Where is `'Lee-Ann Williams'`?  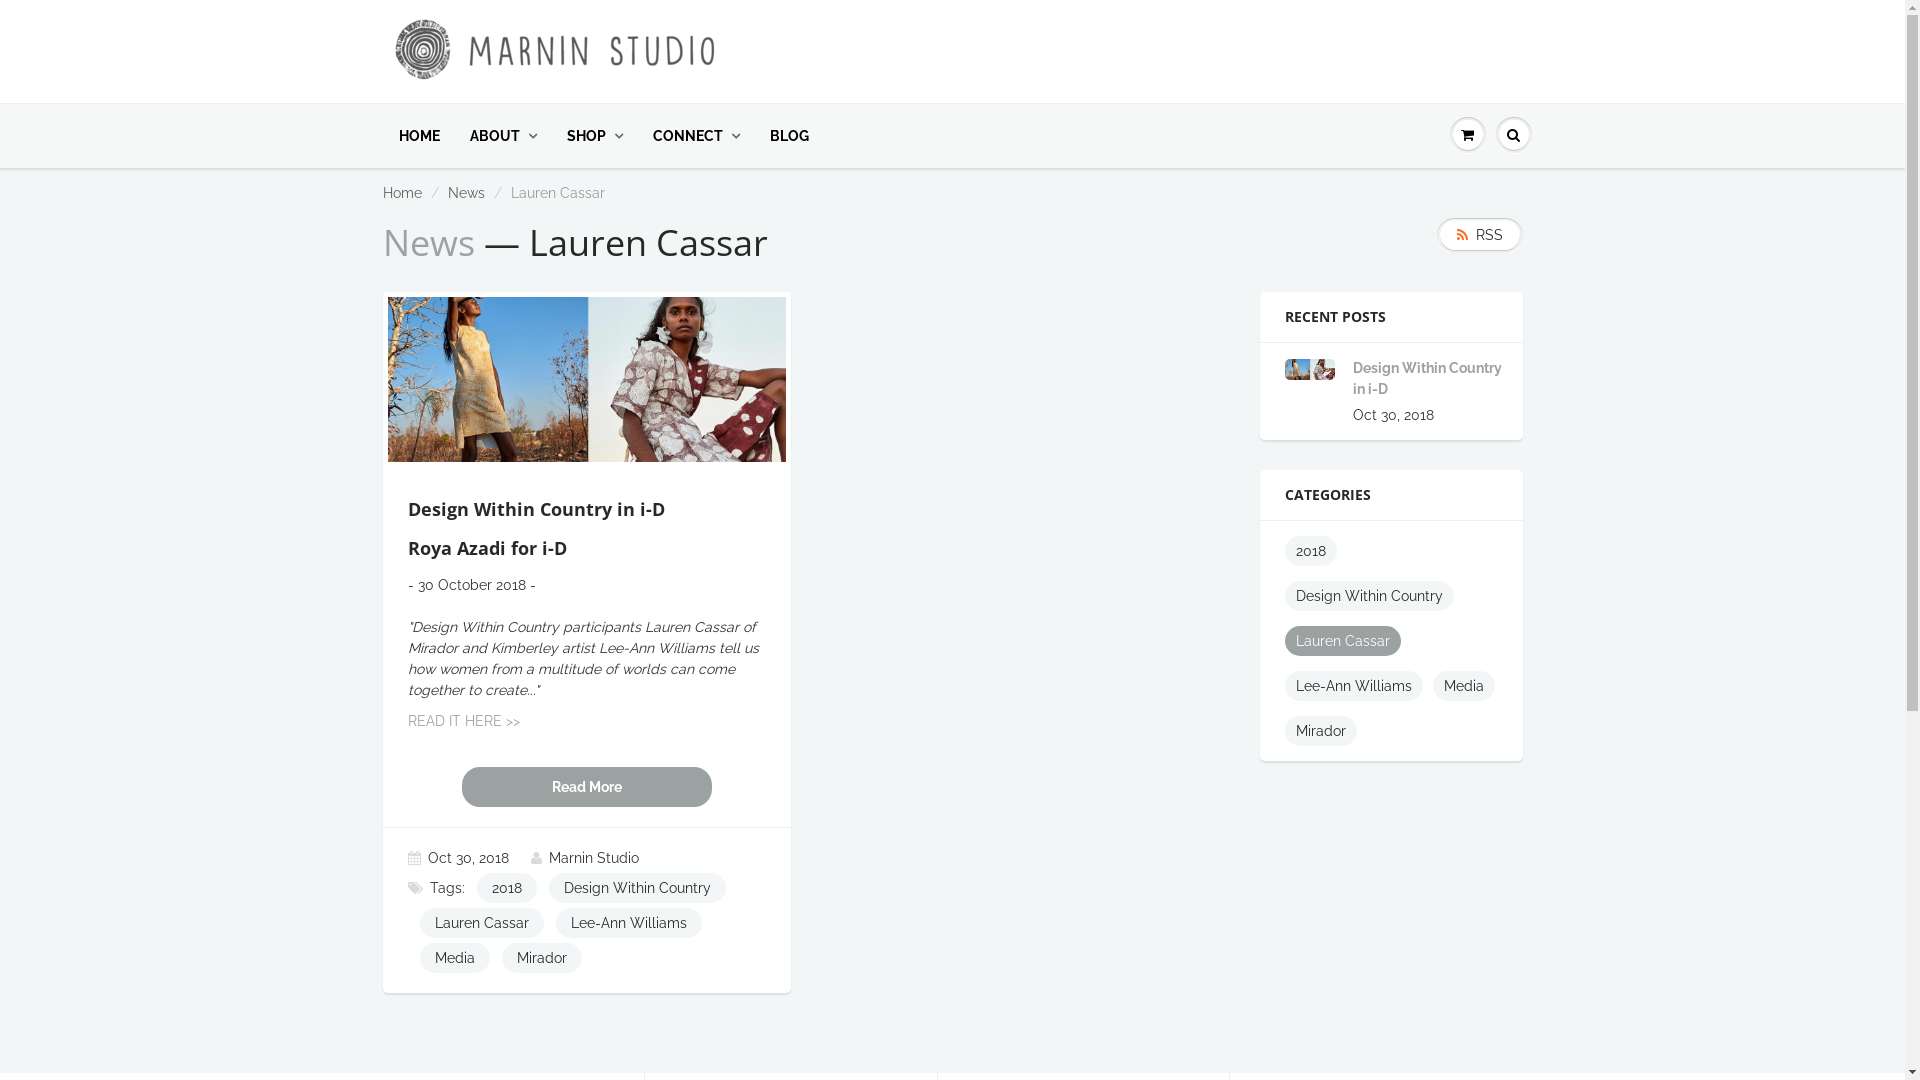
'Lee-Ann Williams' is located at coordinates (1285, 685).